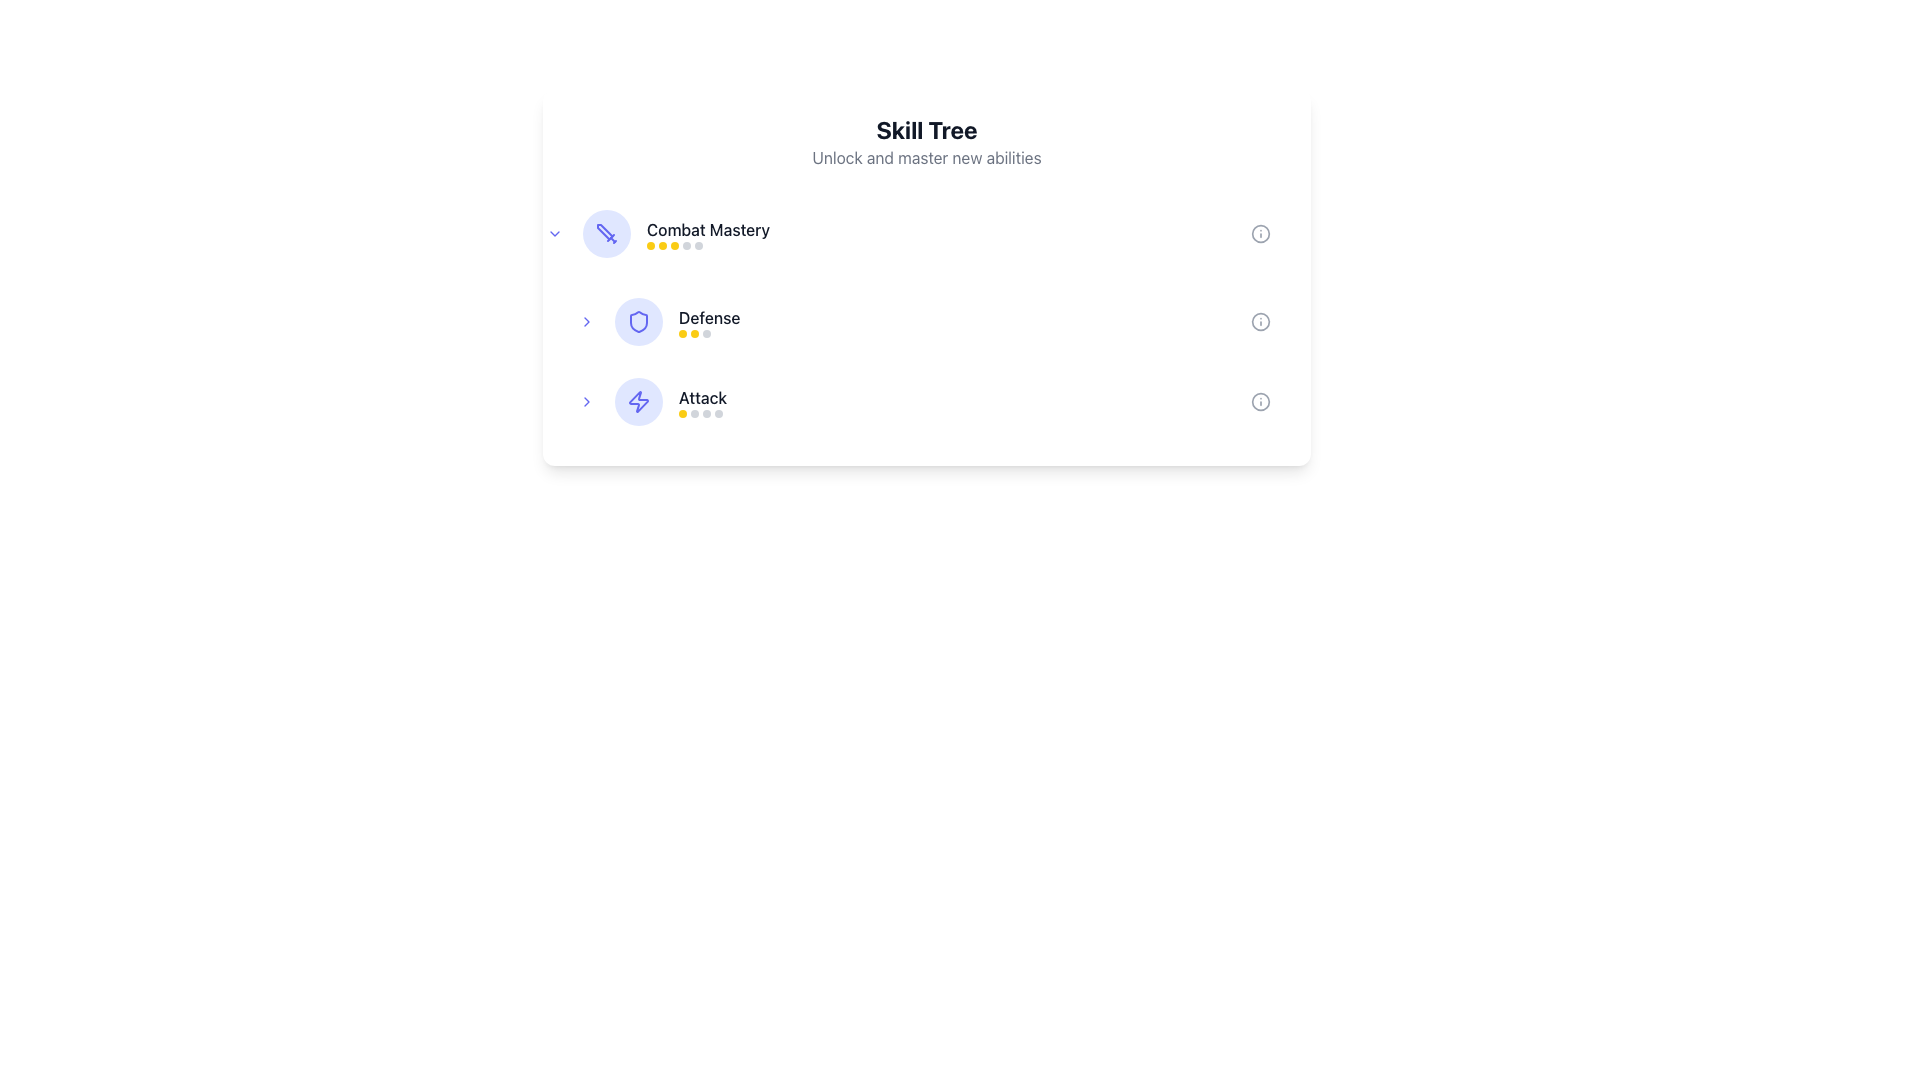 Image resolution: width=1920 pixels, height=1080 pixels. I want to click on the progress or rating indicator consisting of three small circles, two yellow and one gray, located in the 'Defense' skill section of the skill tree interface, so click(964, 333).